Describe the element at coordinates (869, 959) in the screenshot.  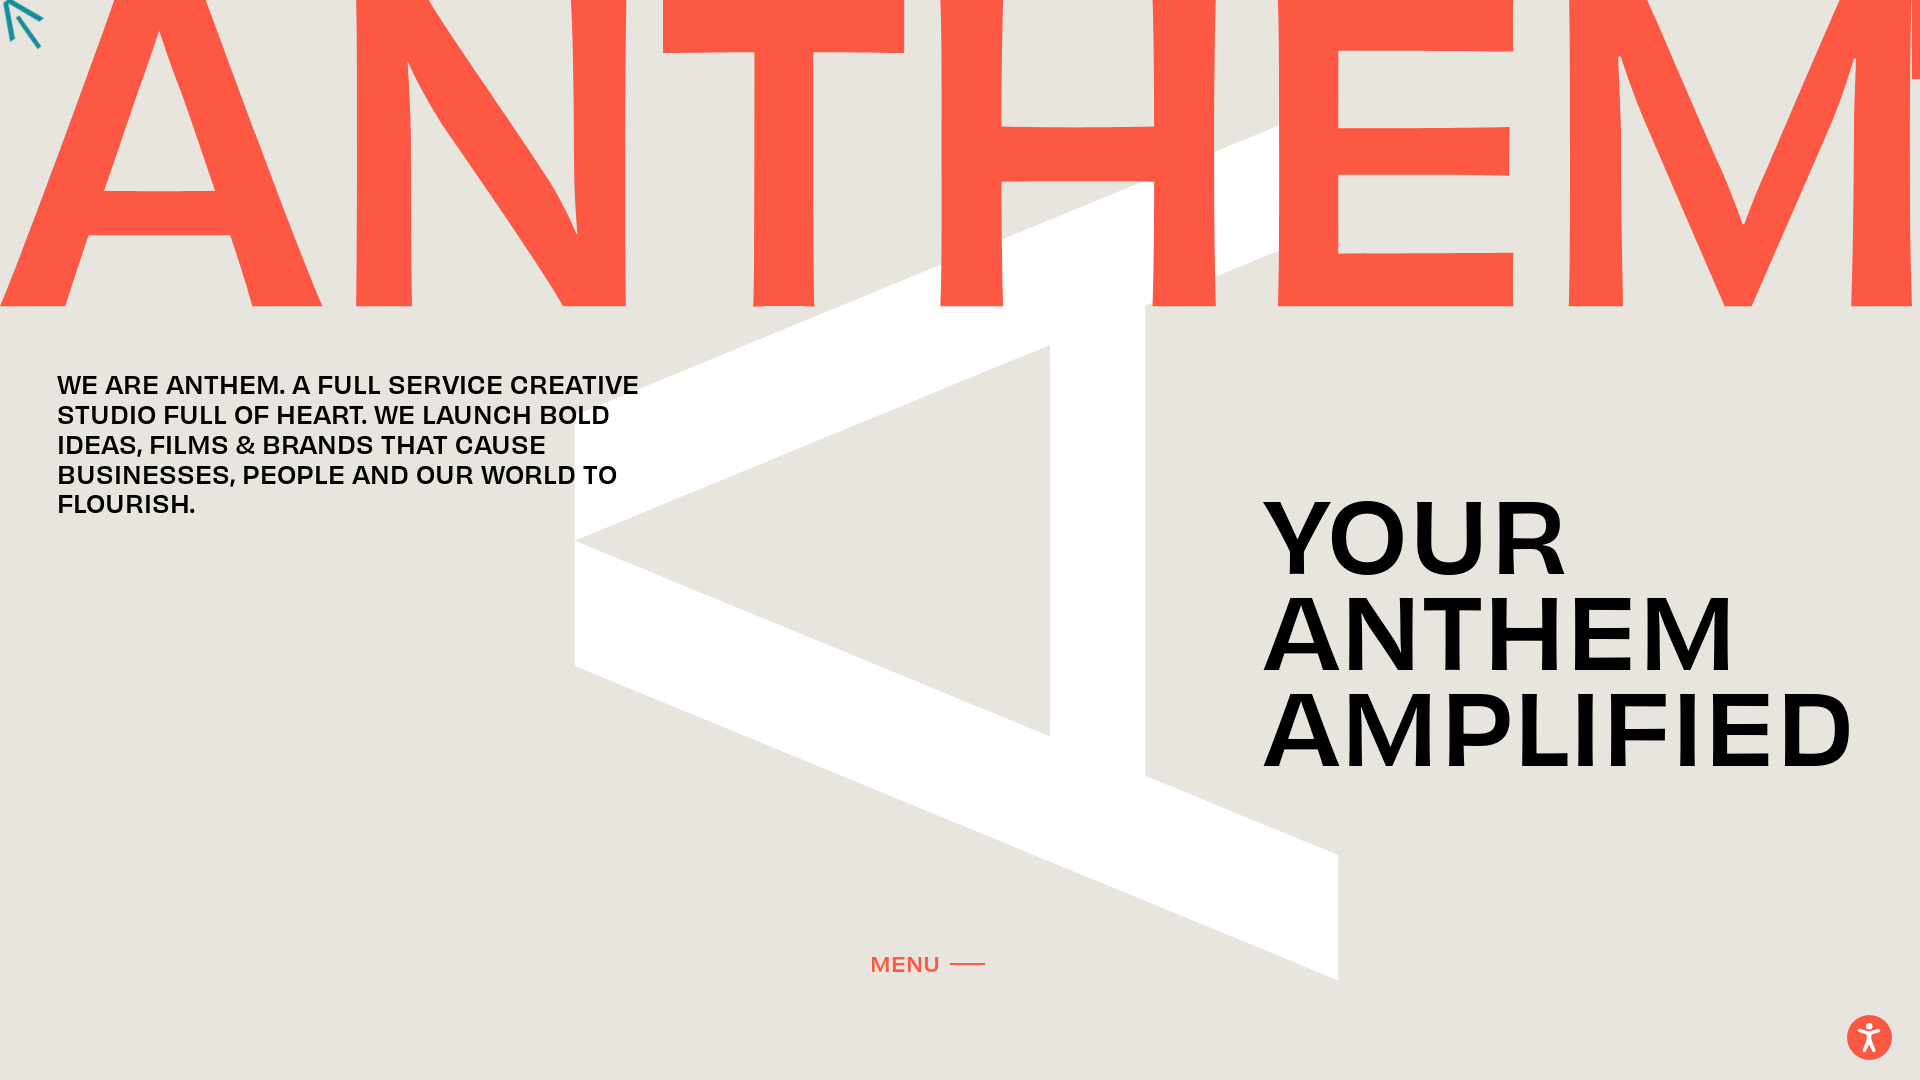
I see `'MENU'` at that location.